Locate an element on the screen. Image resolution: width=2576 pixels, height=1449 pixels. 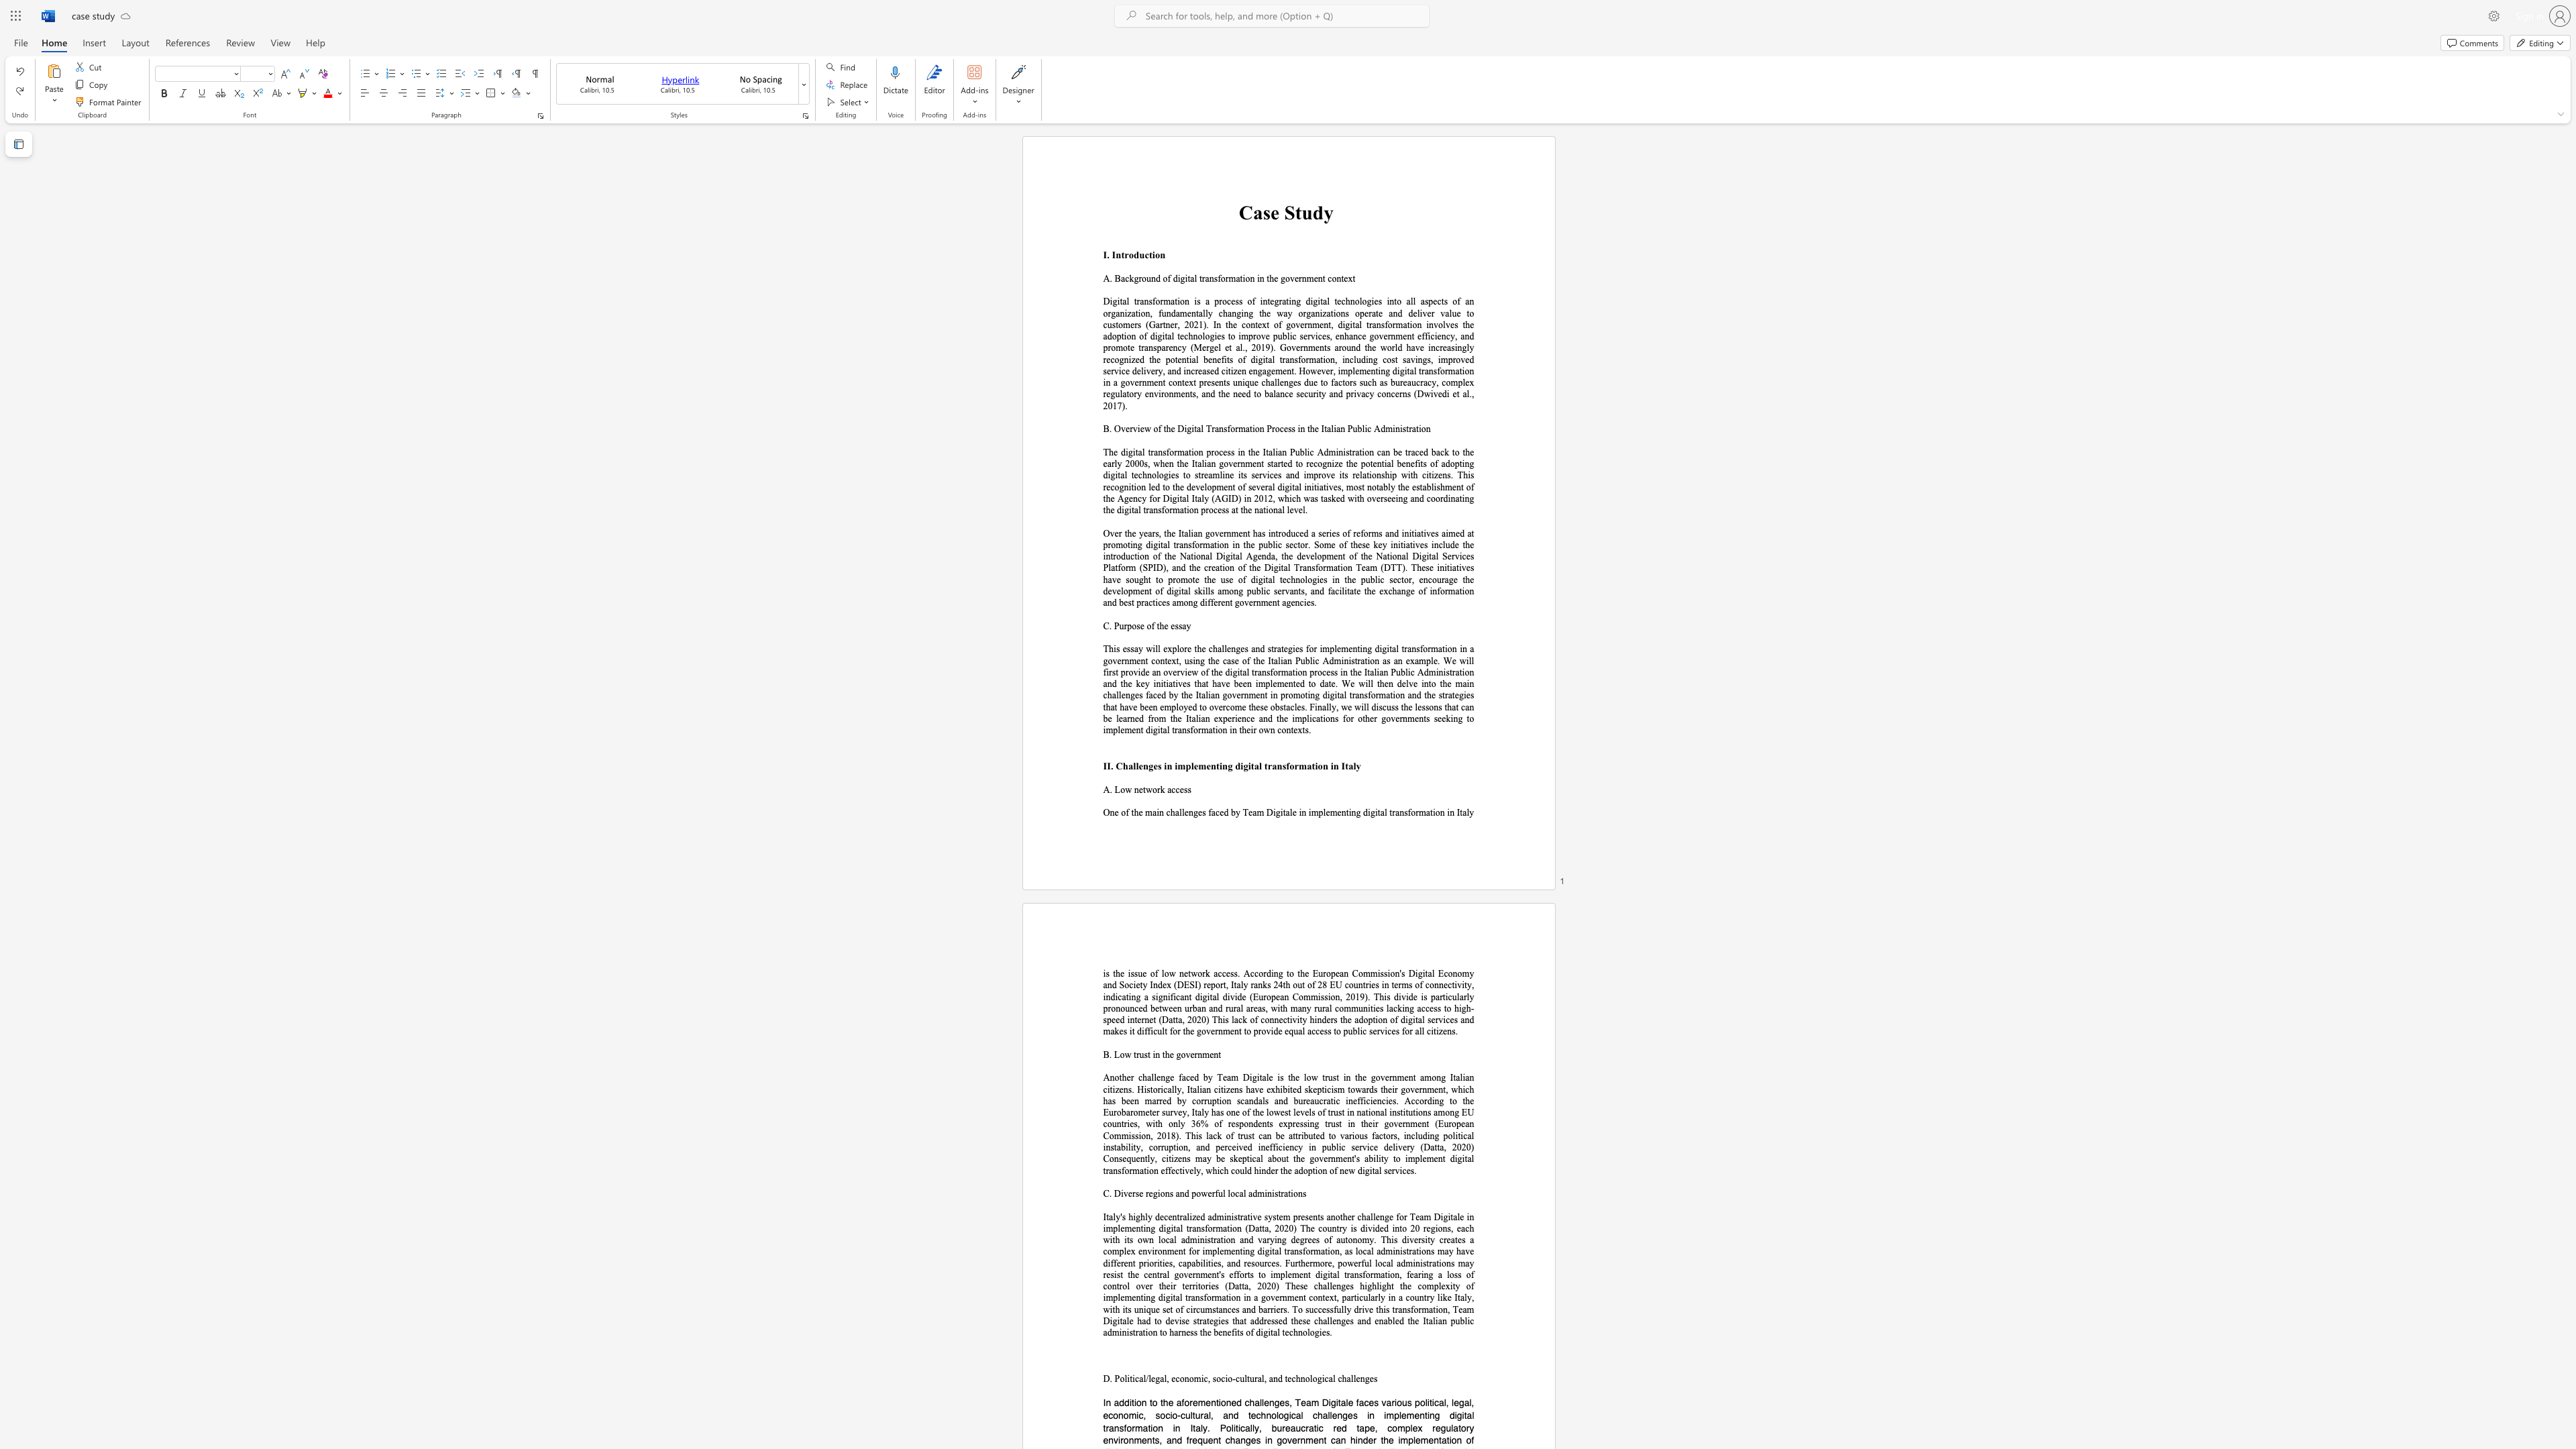
the subset text "gulatory envir" within the text "sformation, including cost savings, improved service delivery, and increased citizen engagement. However, implementing digital transformation in a government context presents unique challenges due to factors such as bureaucracy, complex regulatory environments, and the need to balance security and privacy concerns (Dwivedi et al., 2017)." is located at coordinates (1110, 394).